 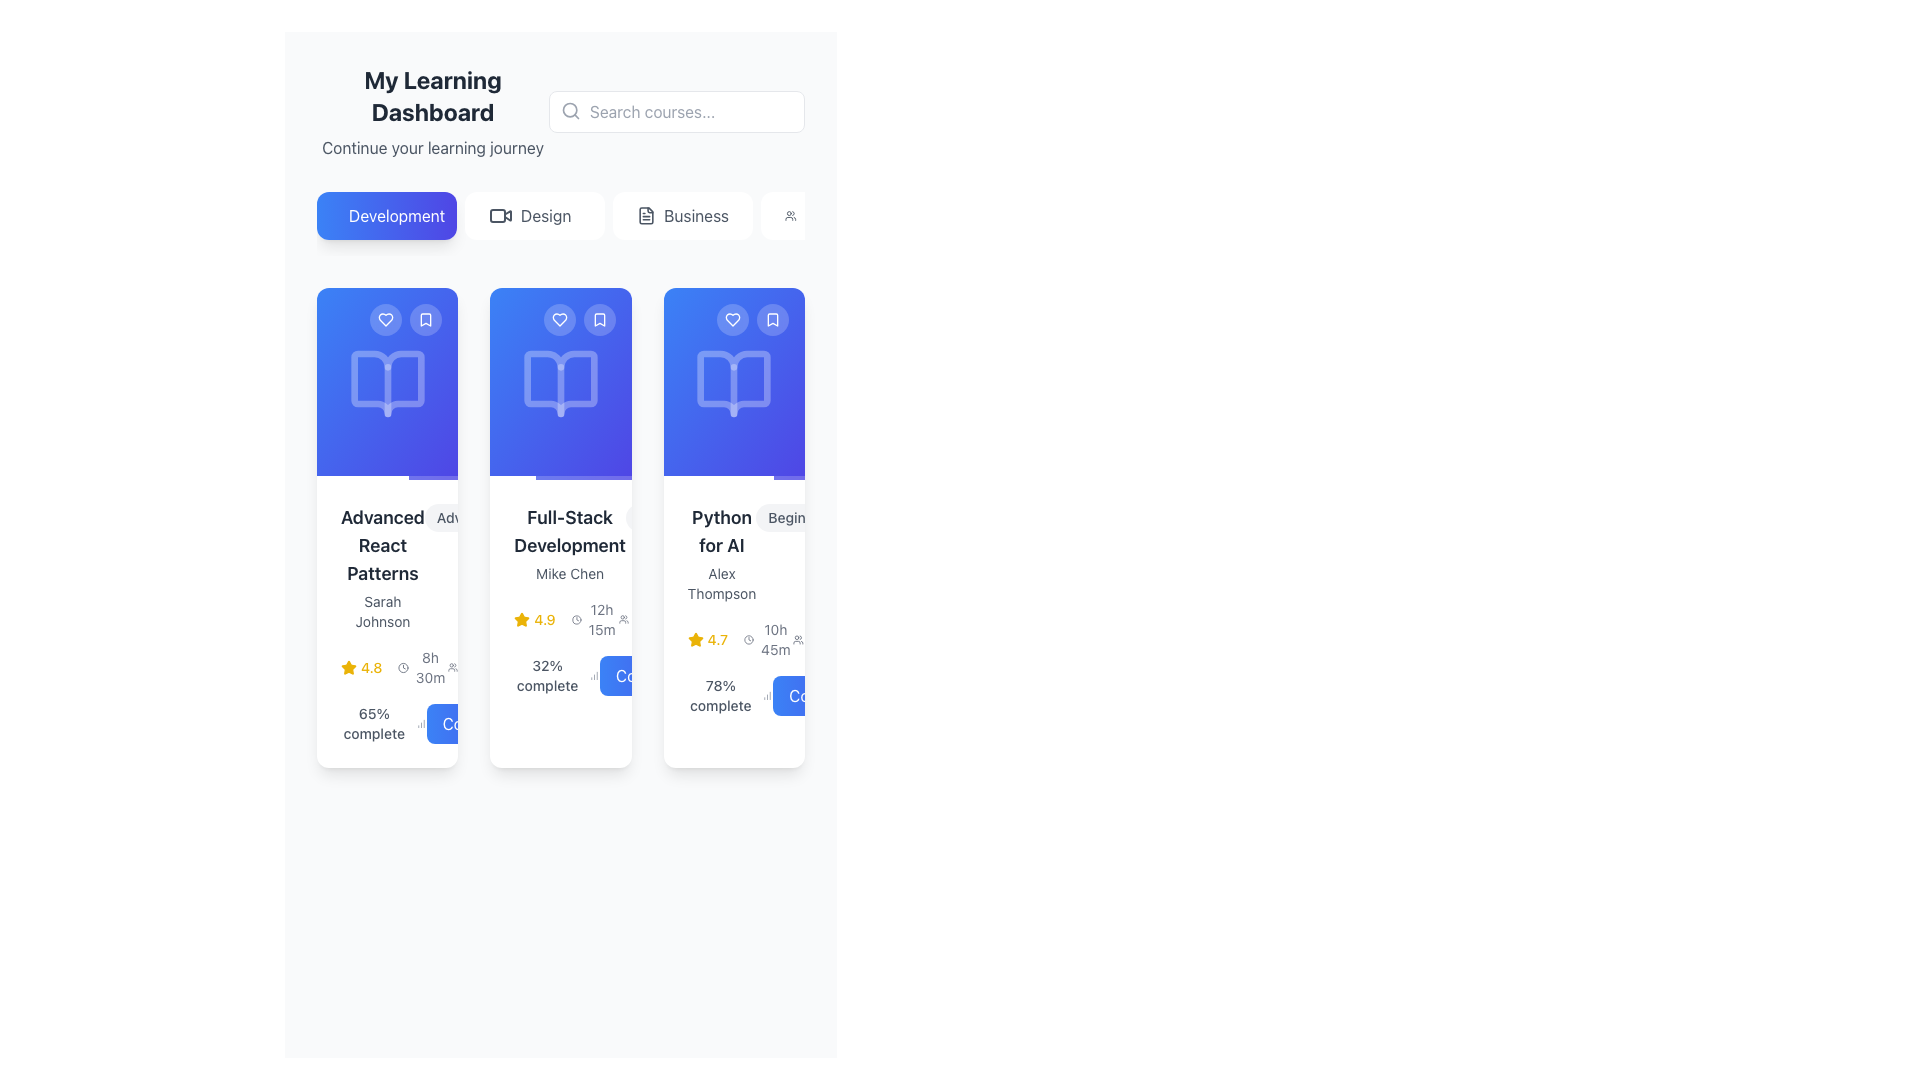 I want to click on the open book icon with a blue gradient background, which is centrally placed at the top of the first card in the dashboard interface, so click(x=387, y=384).